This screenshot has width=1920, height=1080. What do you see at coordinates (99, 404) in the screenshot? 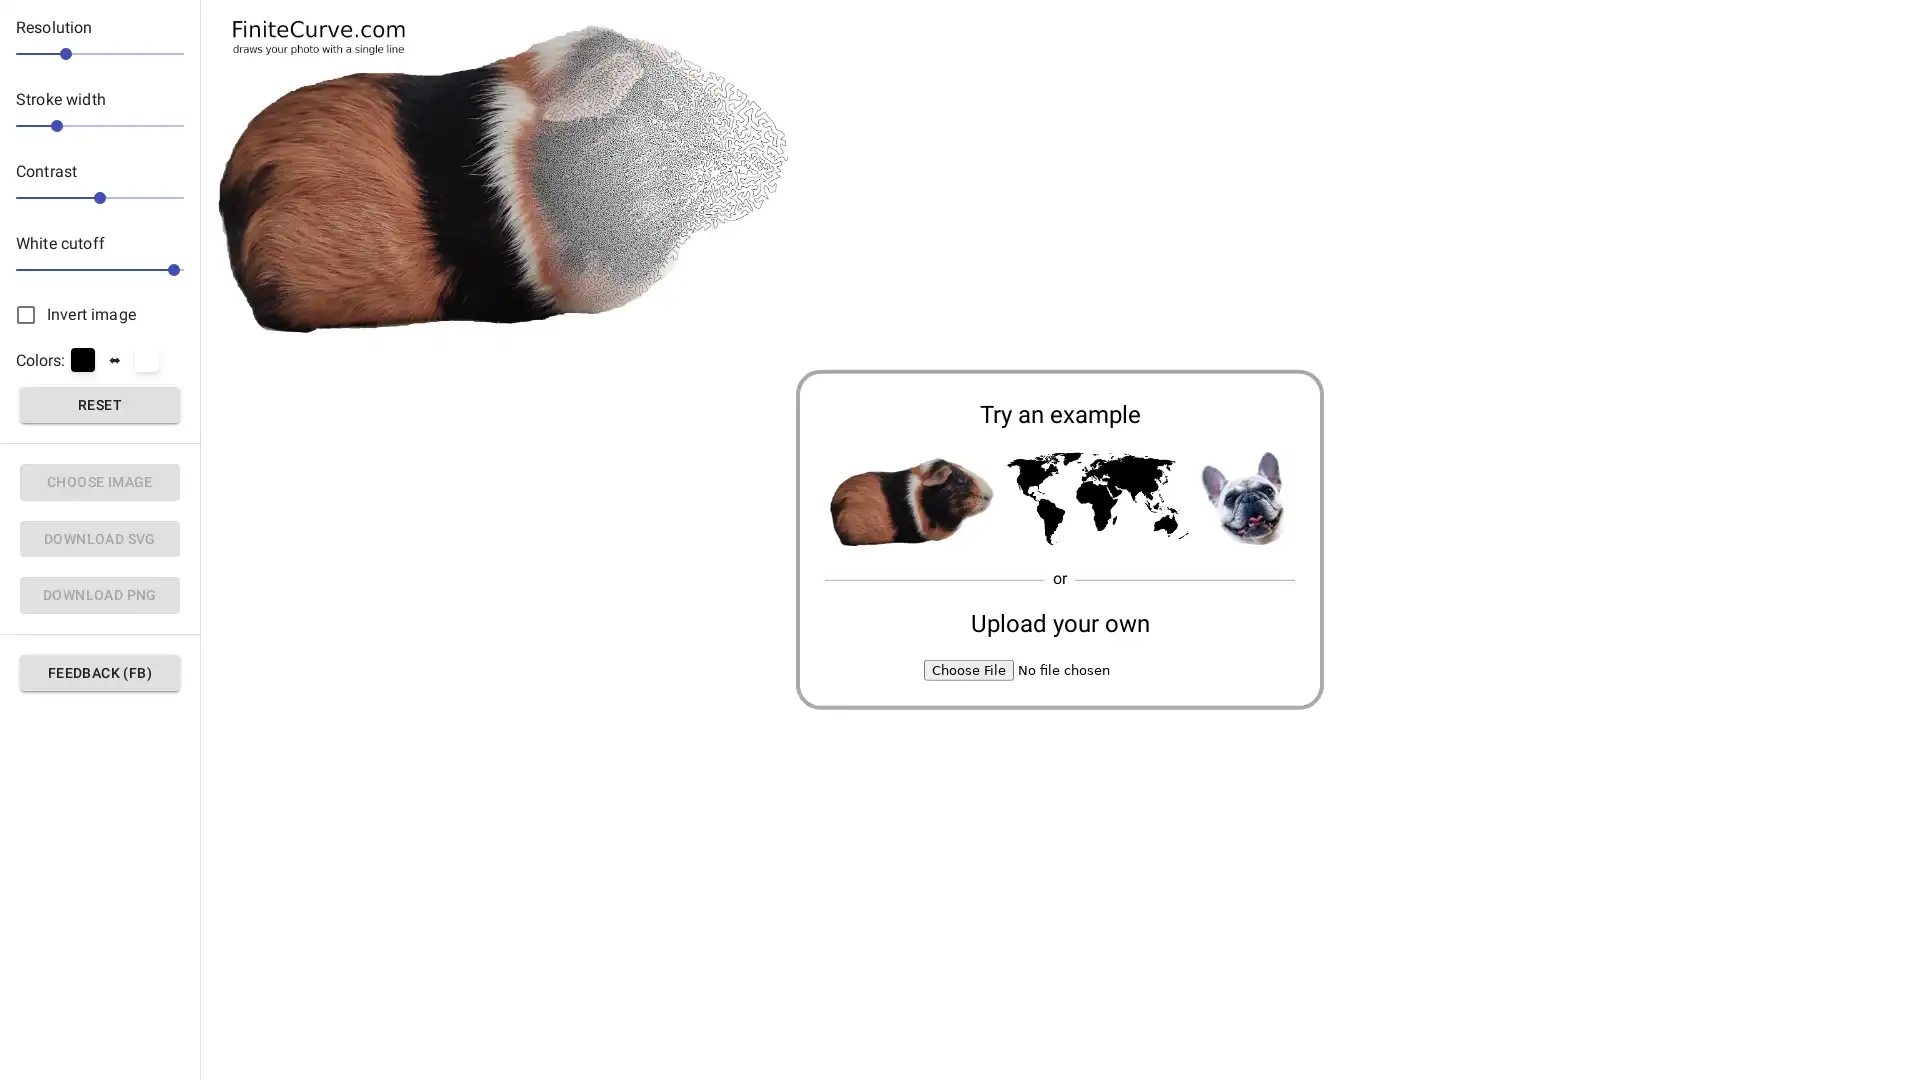
I see `RESET` at bounding box center [99, 404].